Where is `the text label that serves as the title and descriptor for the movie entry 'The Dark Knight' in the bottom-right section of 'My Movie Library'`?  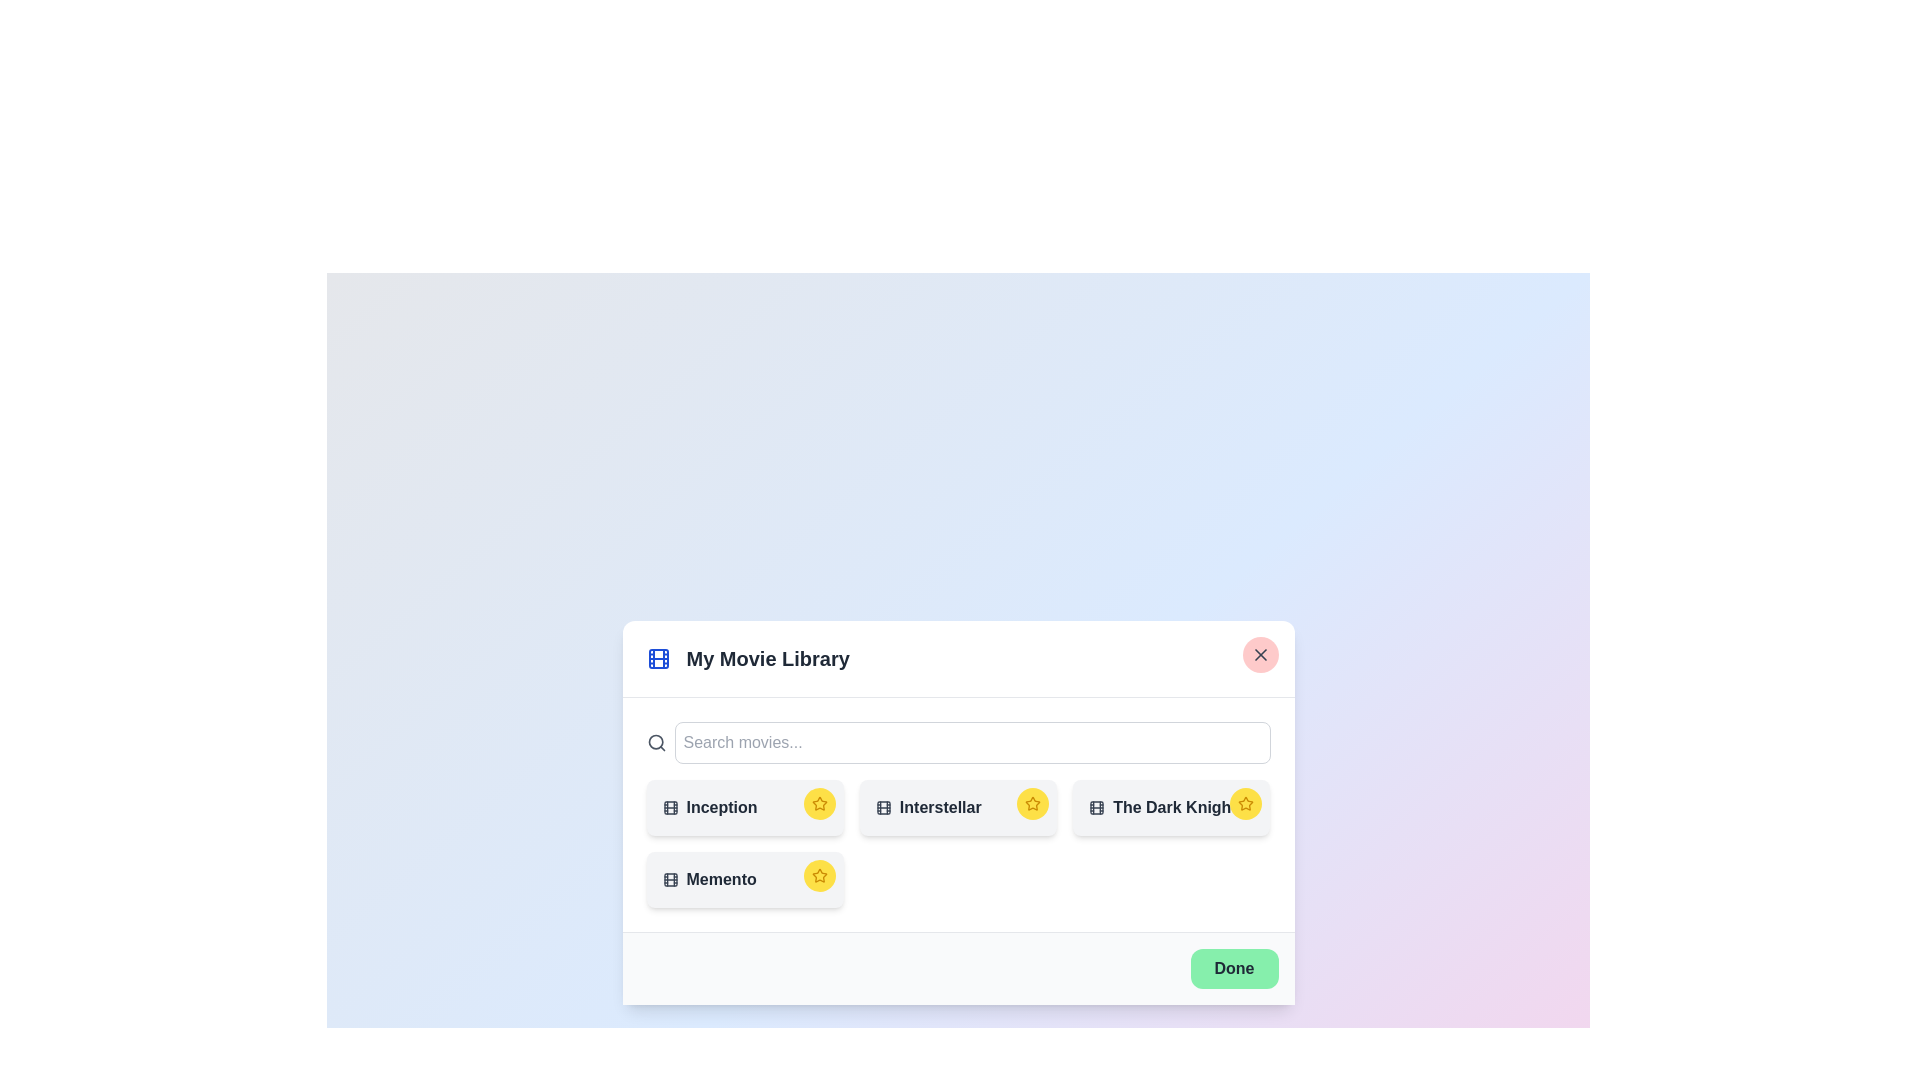
the text label that serves as the title and descriptor for the movie entry 'The Dark Knight' in the bottom-right section of 'My Movie Library' is located at coordinates (1171, 806).